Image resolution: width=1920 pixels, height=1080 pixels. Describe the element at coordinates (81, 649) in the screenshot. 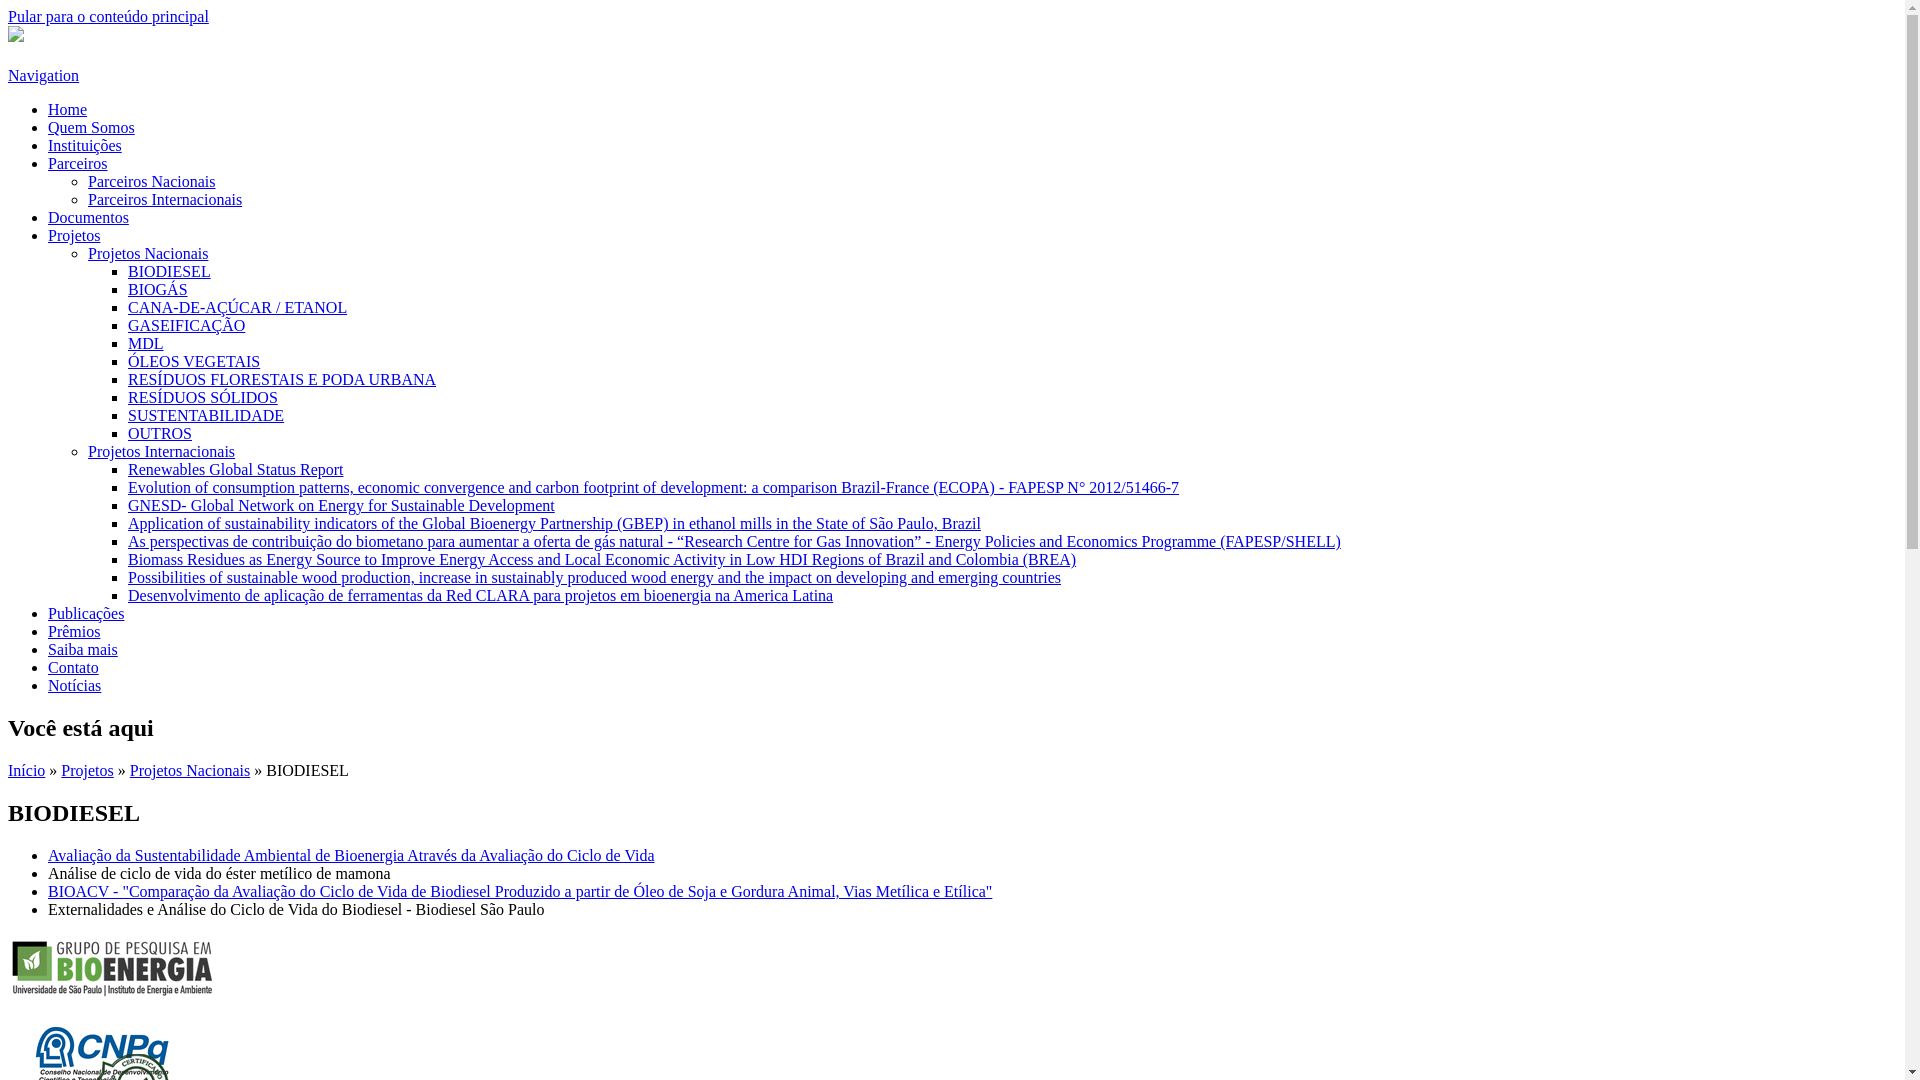

I see `'Saiba mais'` at that location.